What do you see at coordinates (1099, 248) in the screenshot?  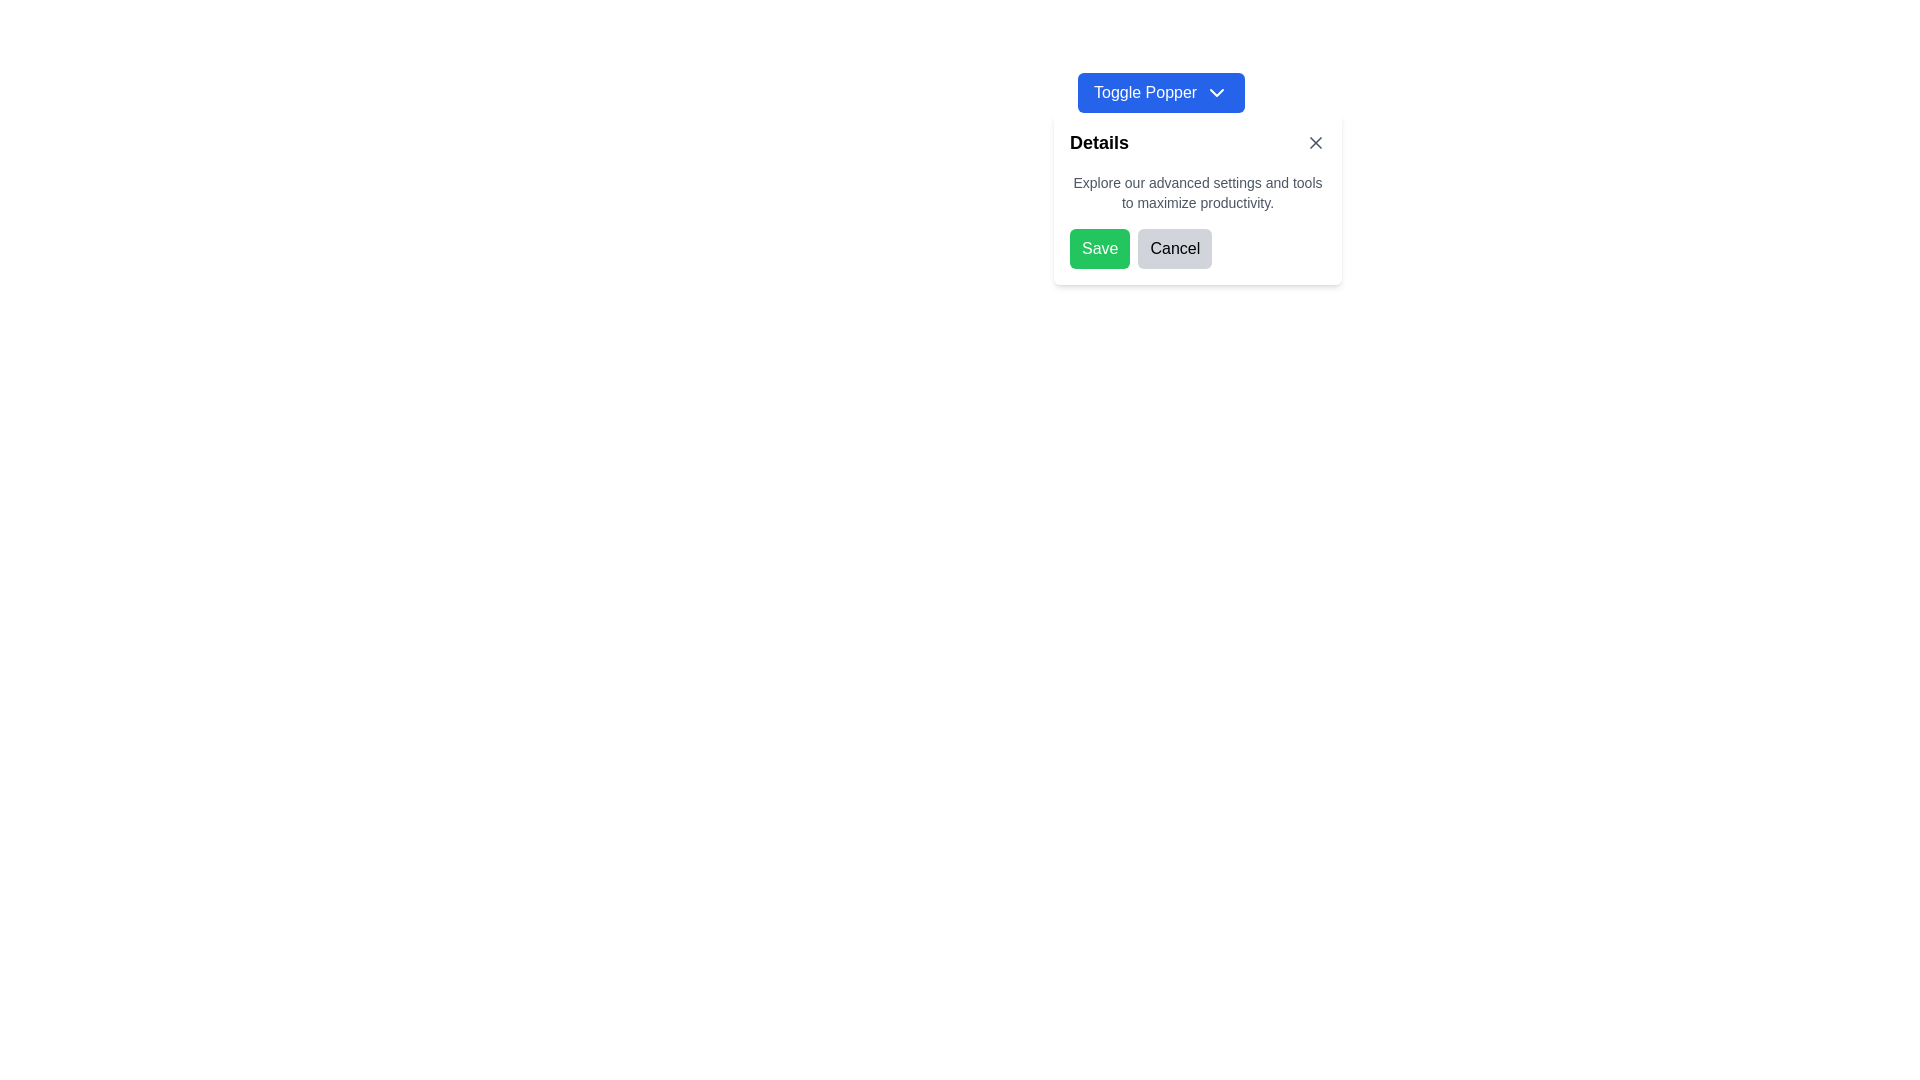 I see `the 'Save' button` at bounding box center [1099, 248].